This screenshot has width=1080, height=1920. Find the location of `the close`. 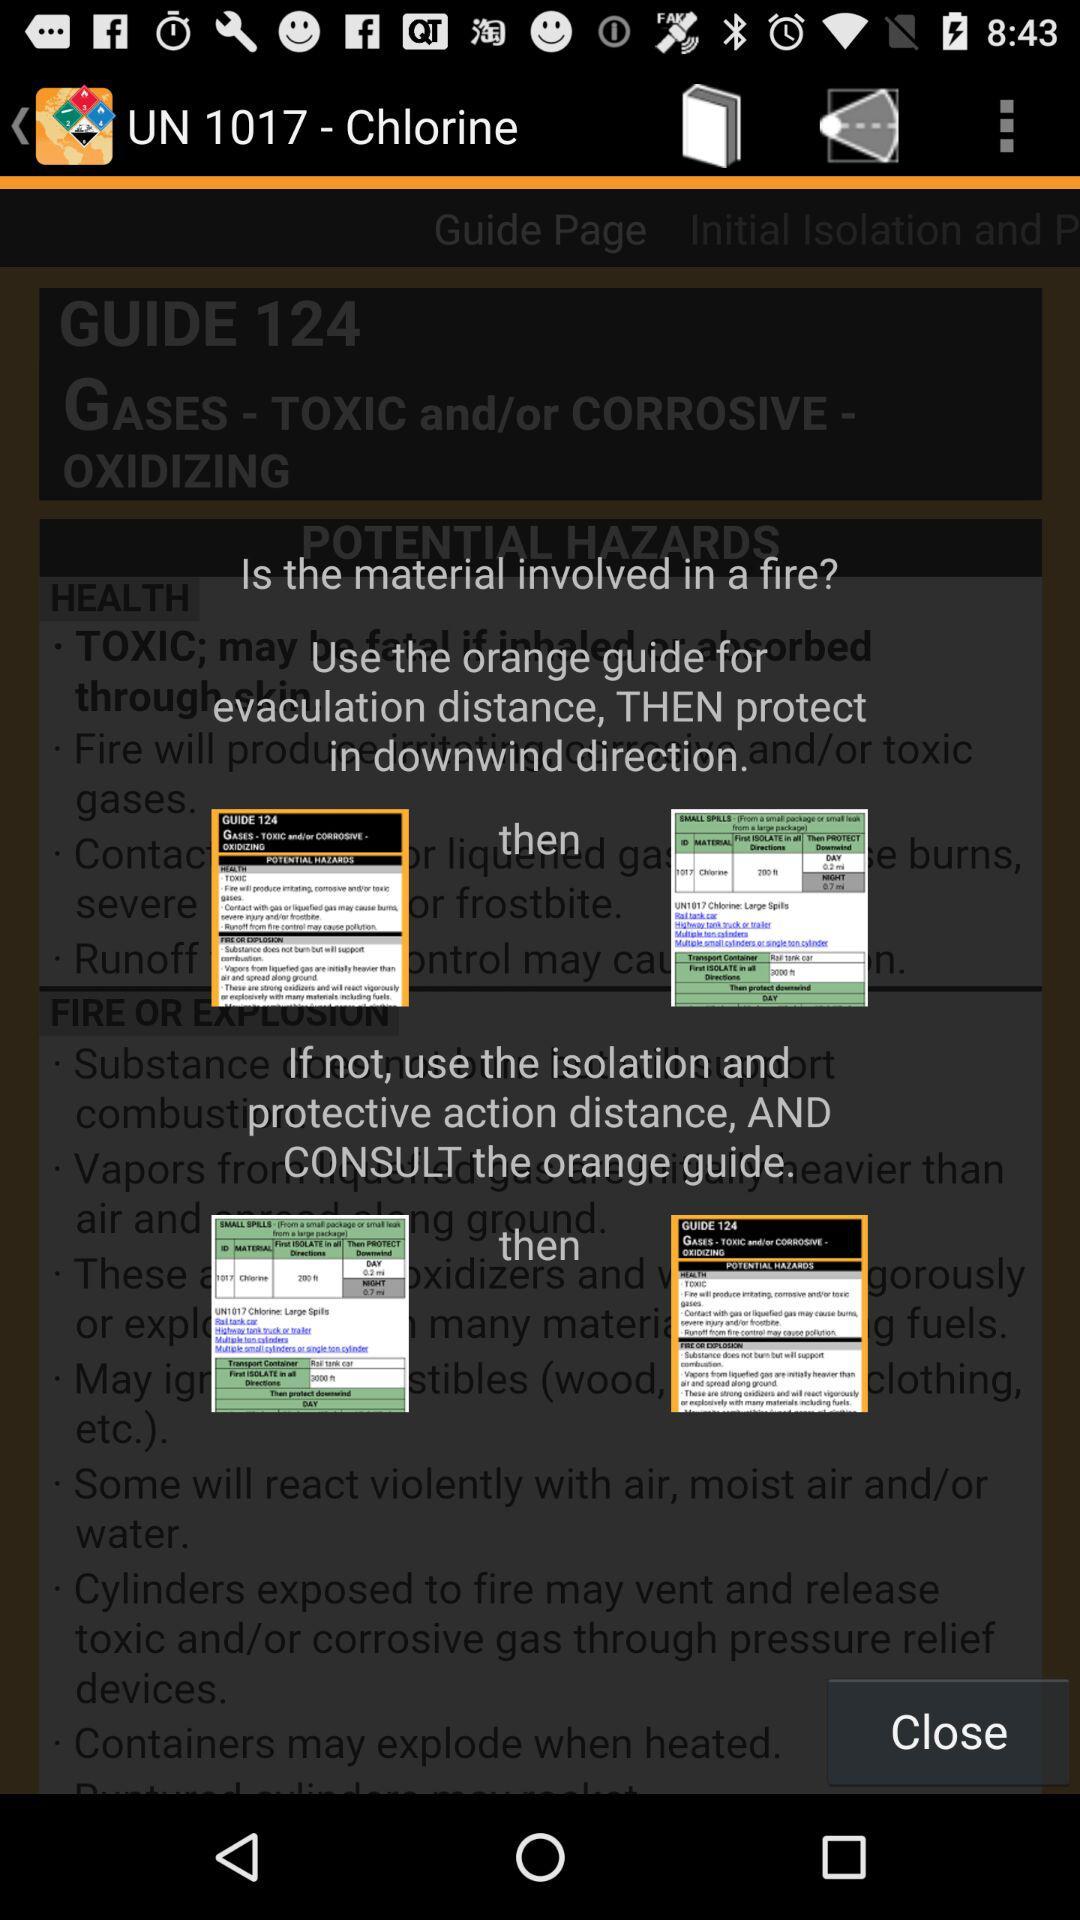

the close is located at coordinates (947, 1730).